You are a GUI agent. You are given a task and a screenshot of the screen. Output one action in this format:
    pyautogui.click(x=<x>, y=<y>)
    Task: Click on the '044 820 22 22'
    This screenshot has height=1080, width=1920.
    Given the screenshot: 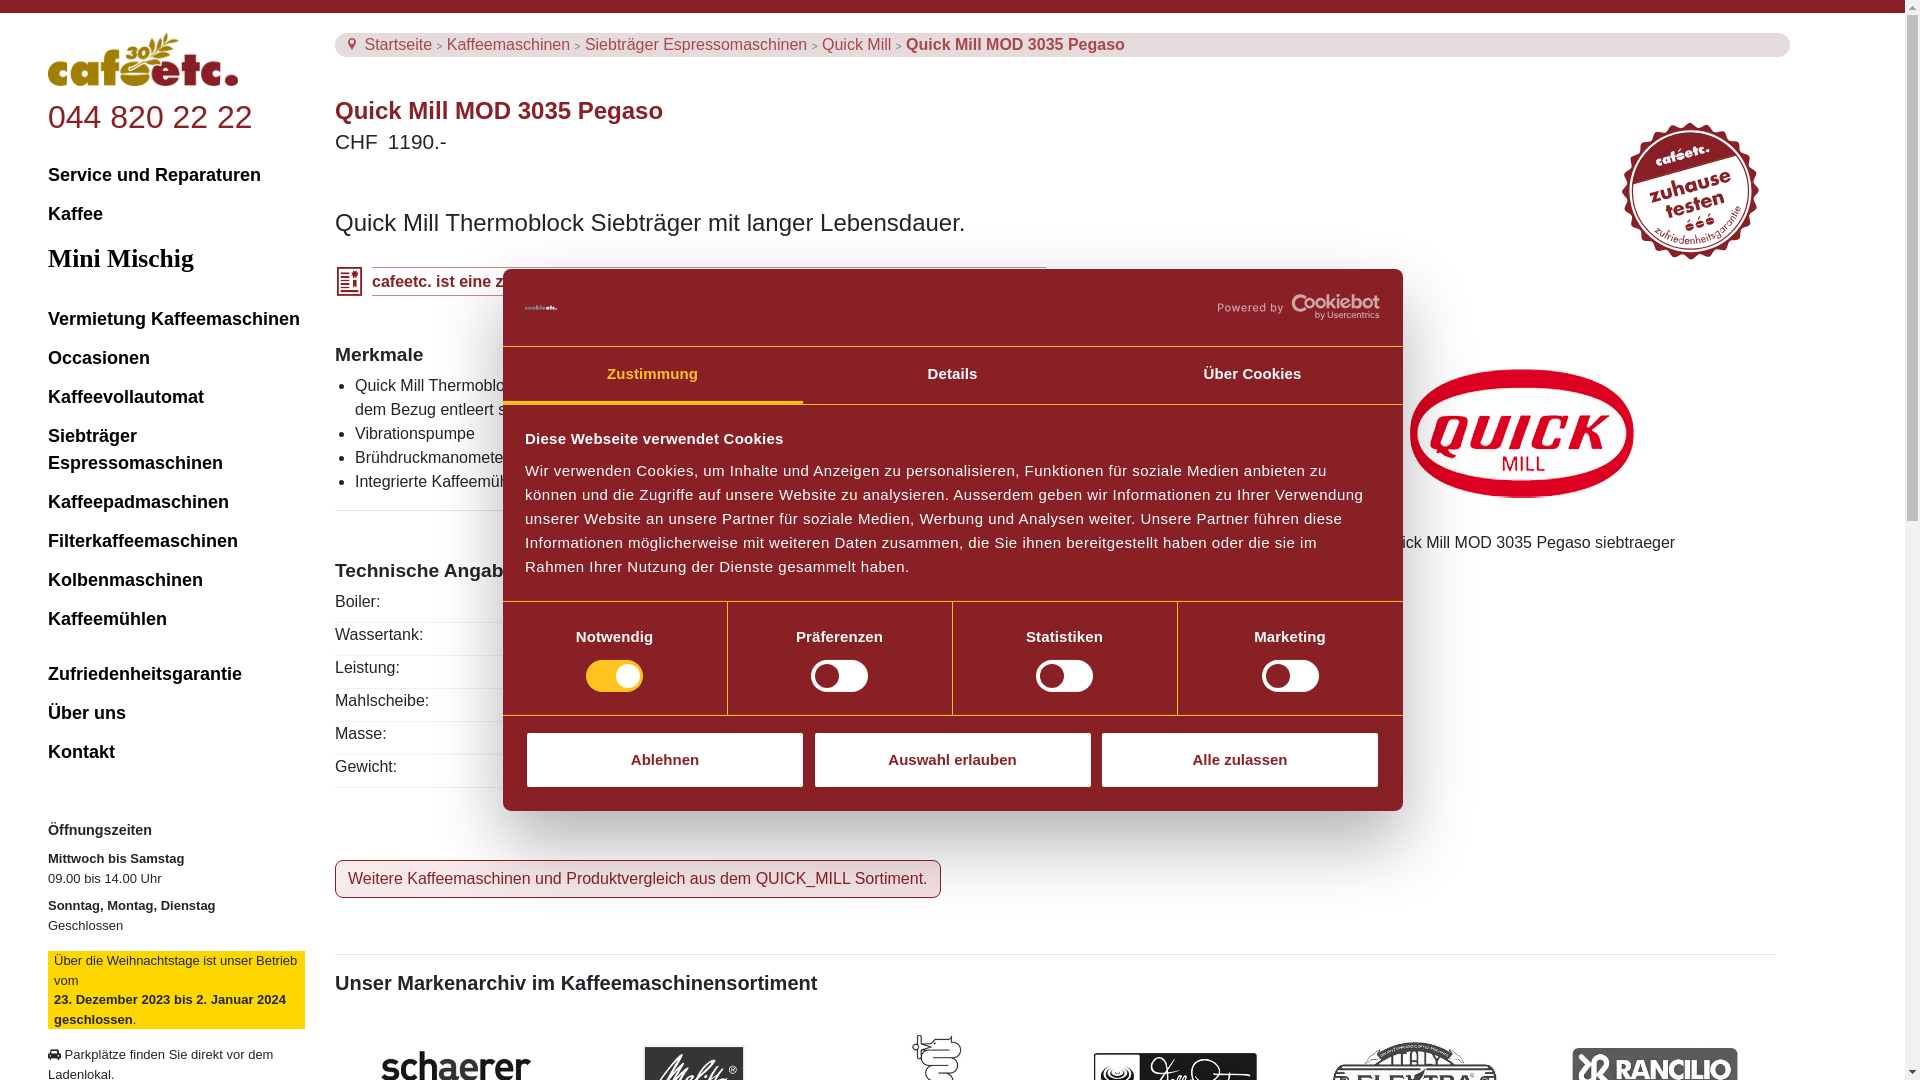 What is the action you would take?
    pyautogui.click(x=149, y=116)
    